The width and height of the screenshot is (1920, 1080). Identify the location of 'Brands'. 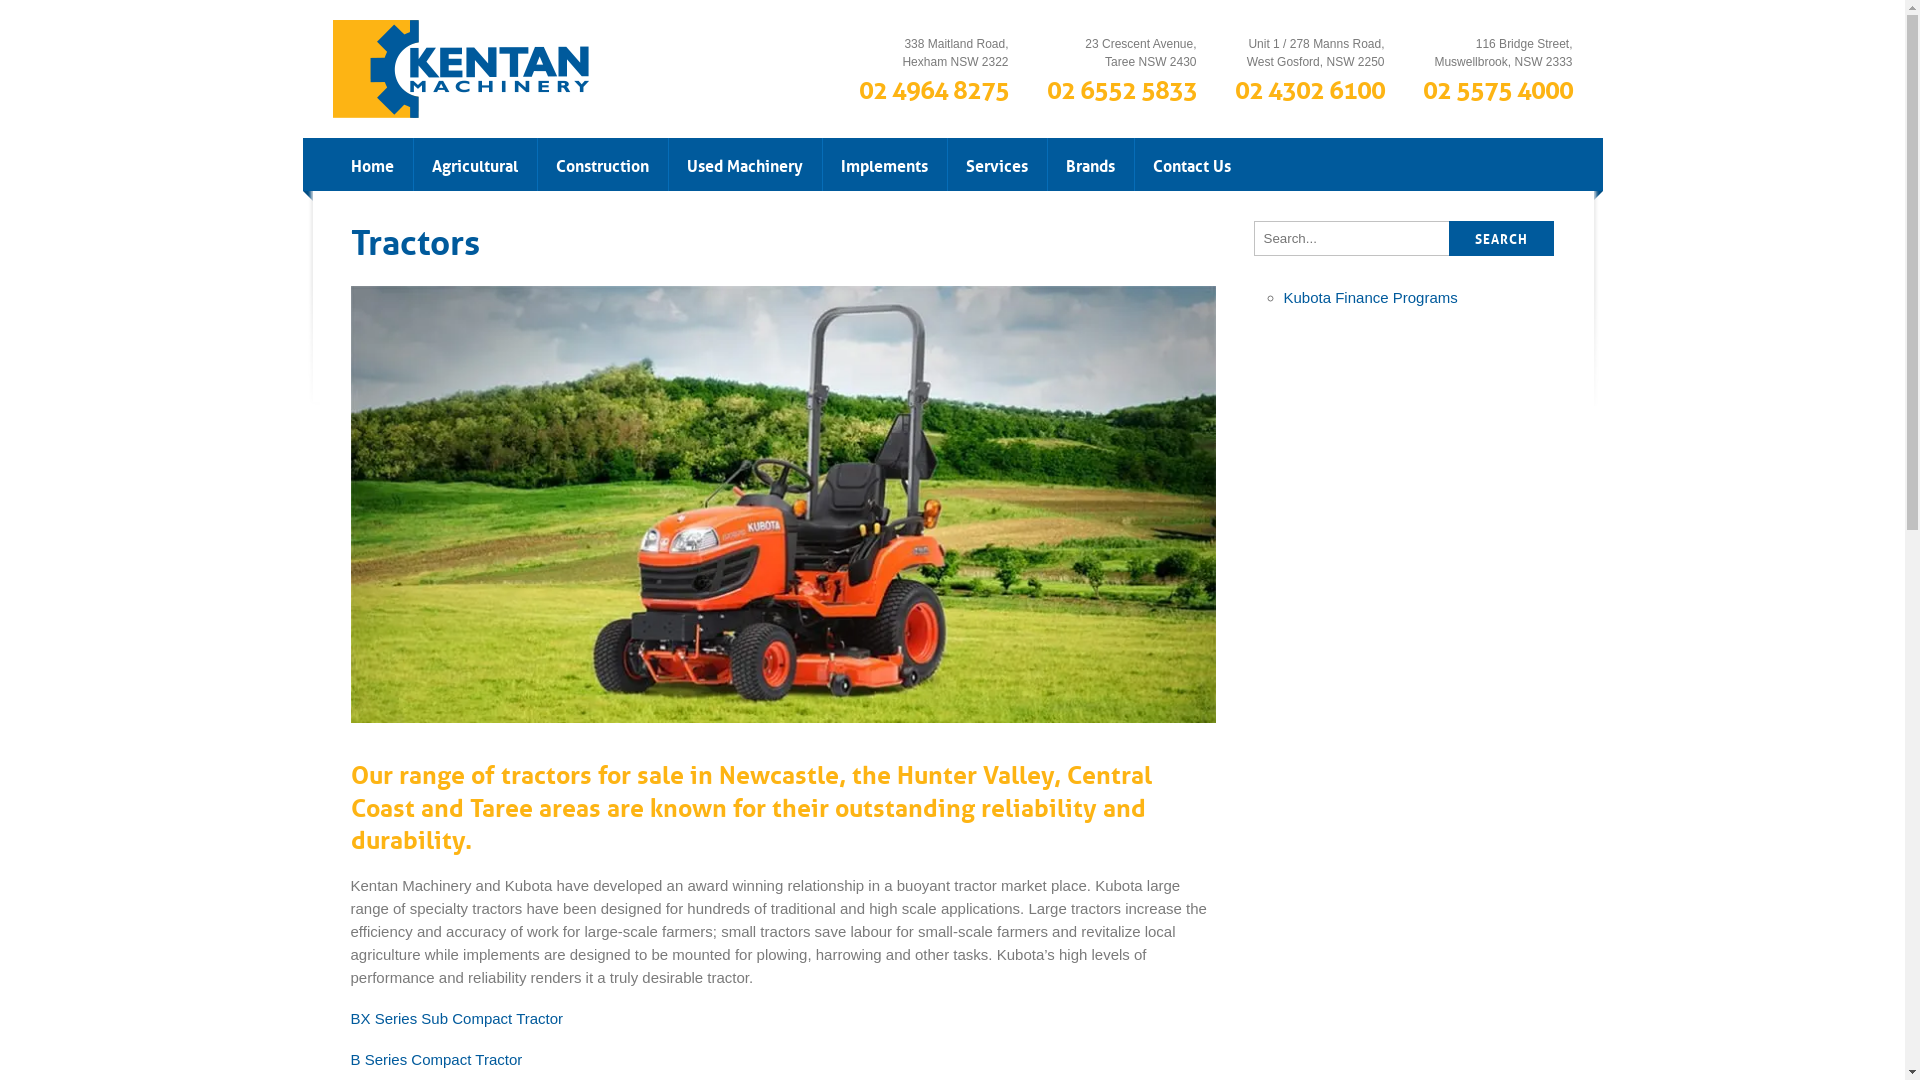
(1088, 163).